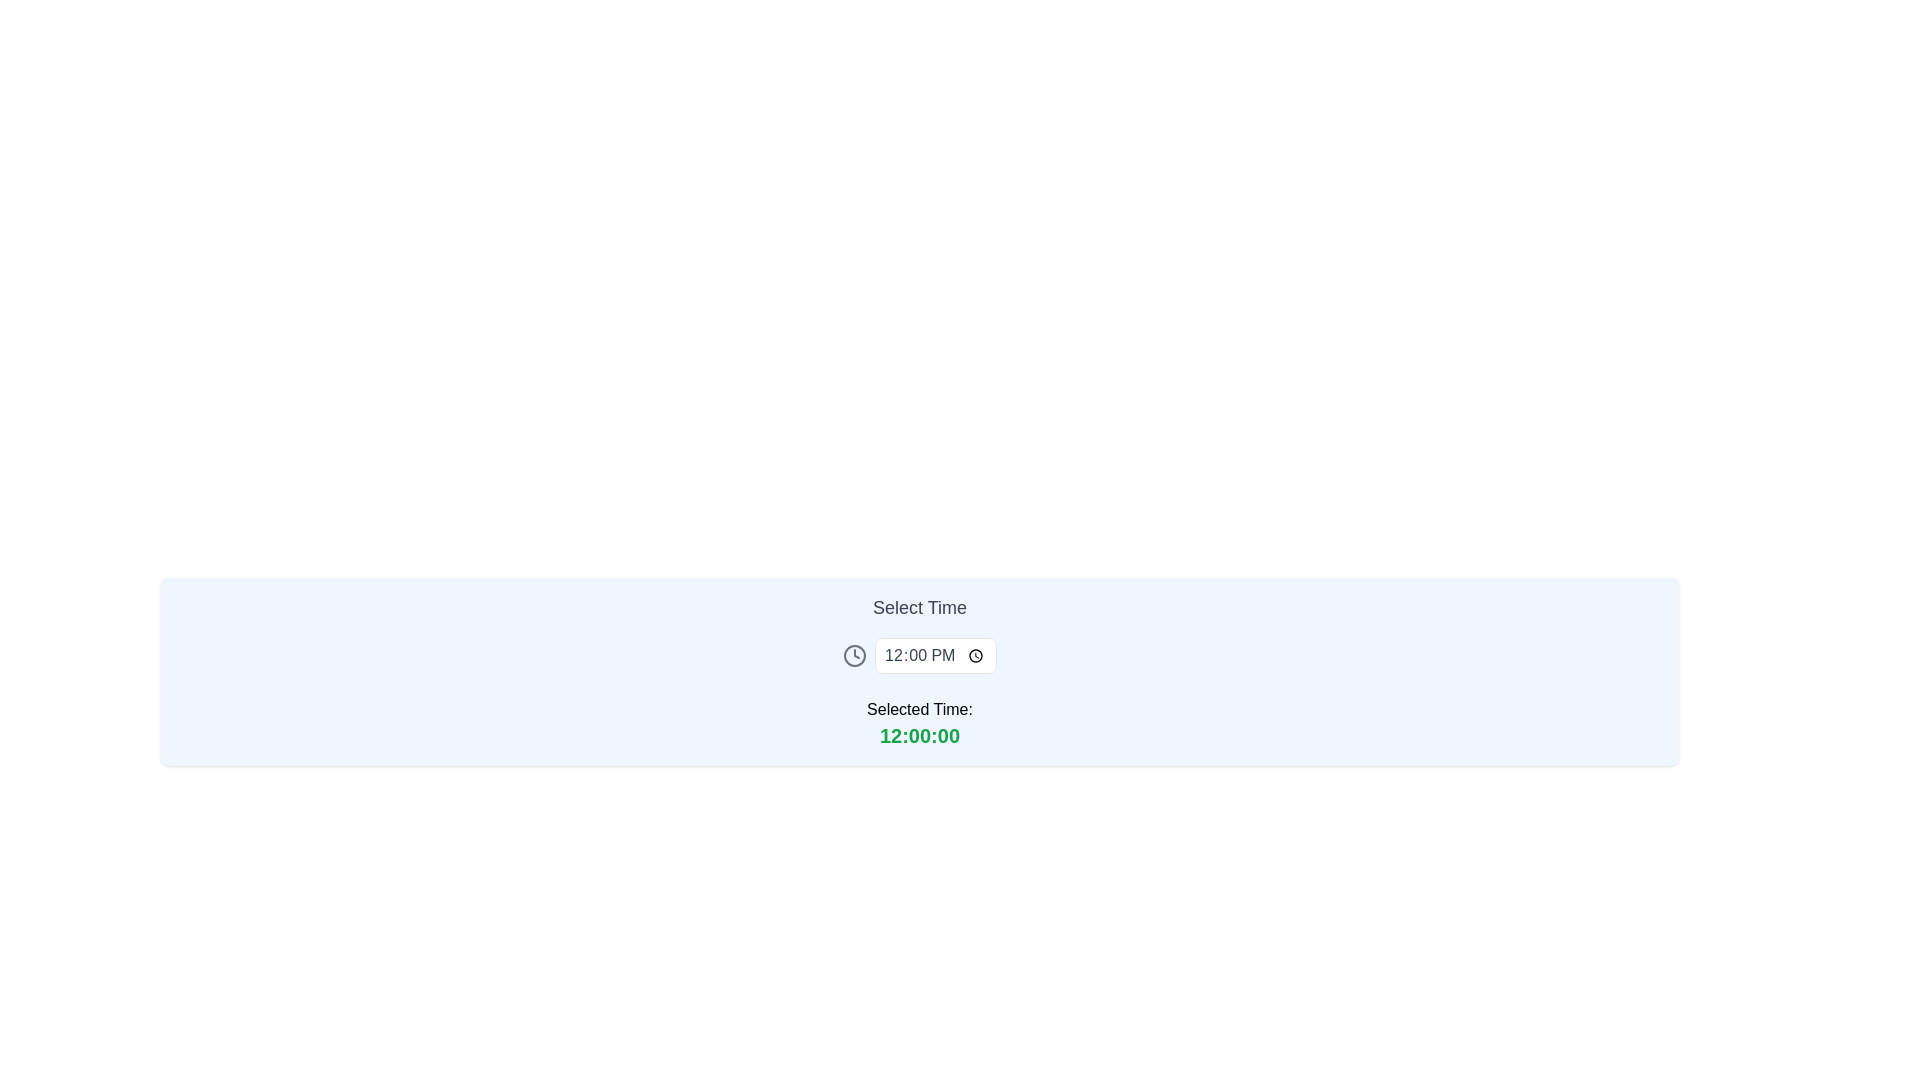  What do you see at coordinates (855, 655) in the screenshot?
I see `the circular element of the clock icon, which serves as the outer boundary and is located to the left of the '12:00 PM' time selection input field` at bounding box center [855, 655].